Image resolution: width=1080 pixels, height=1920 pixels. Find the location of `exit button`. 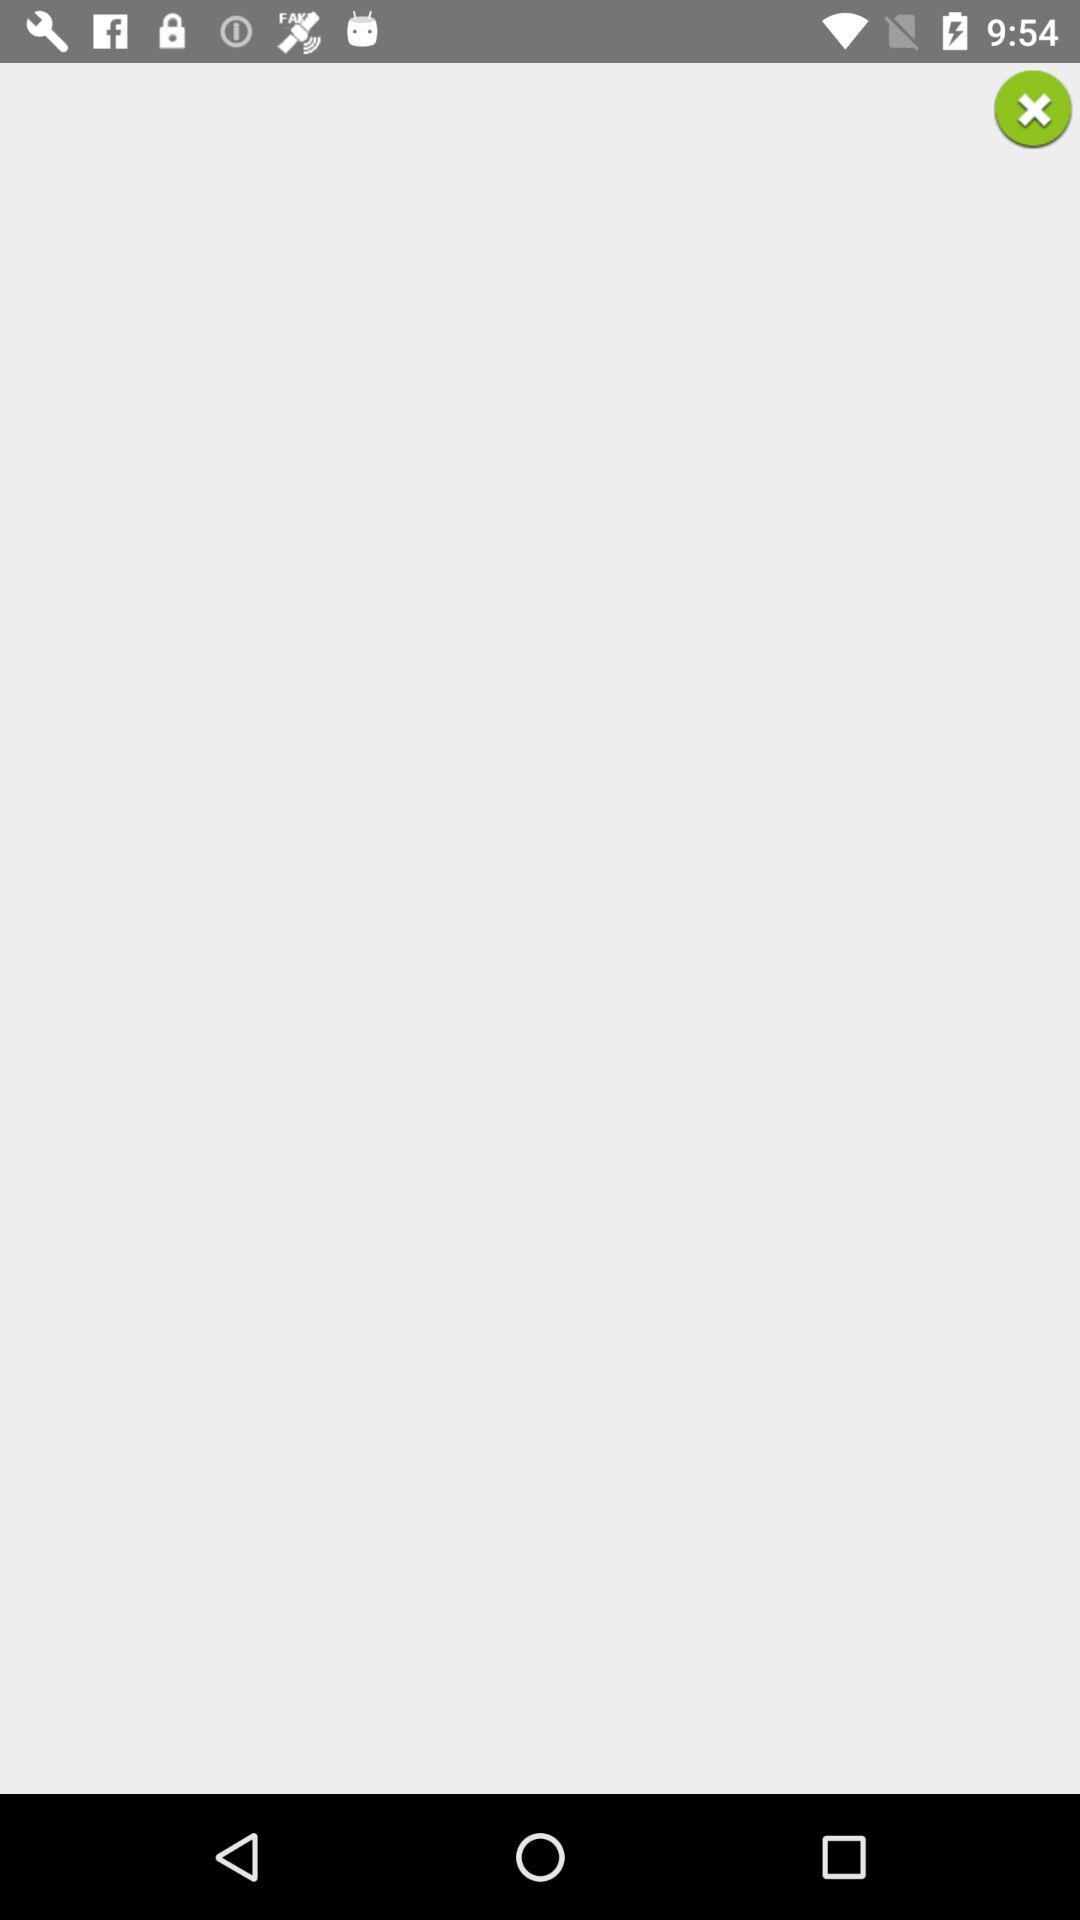

exit button is located at coordinates (1033, 108).